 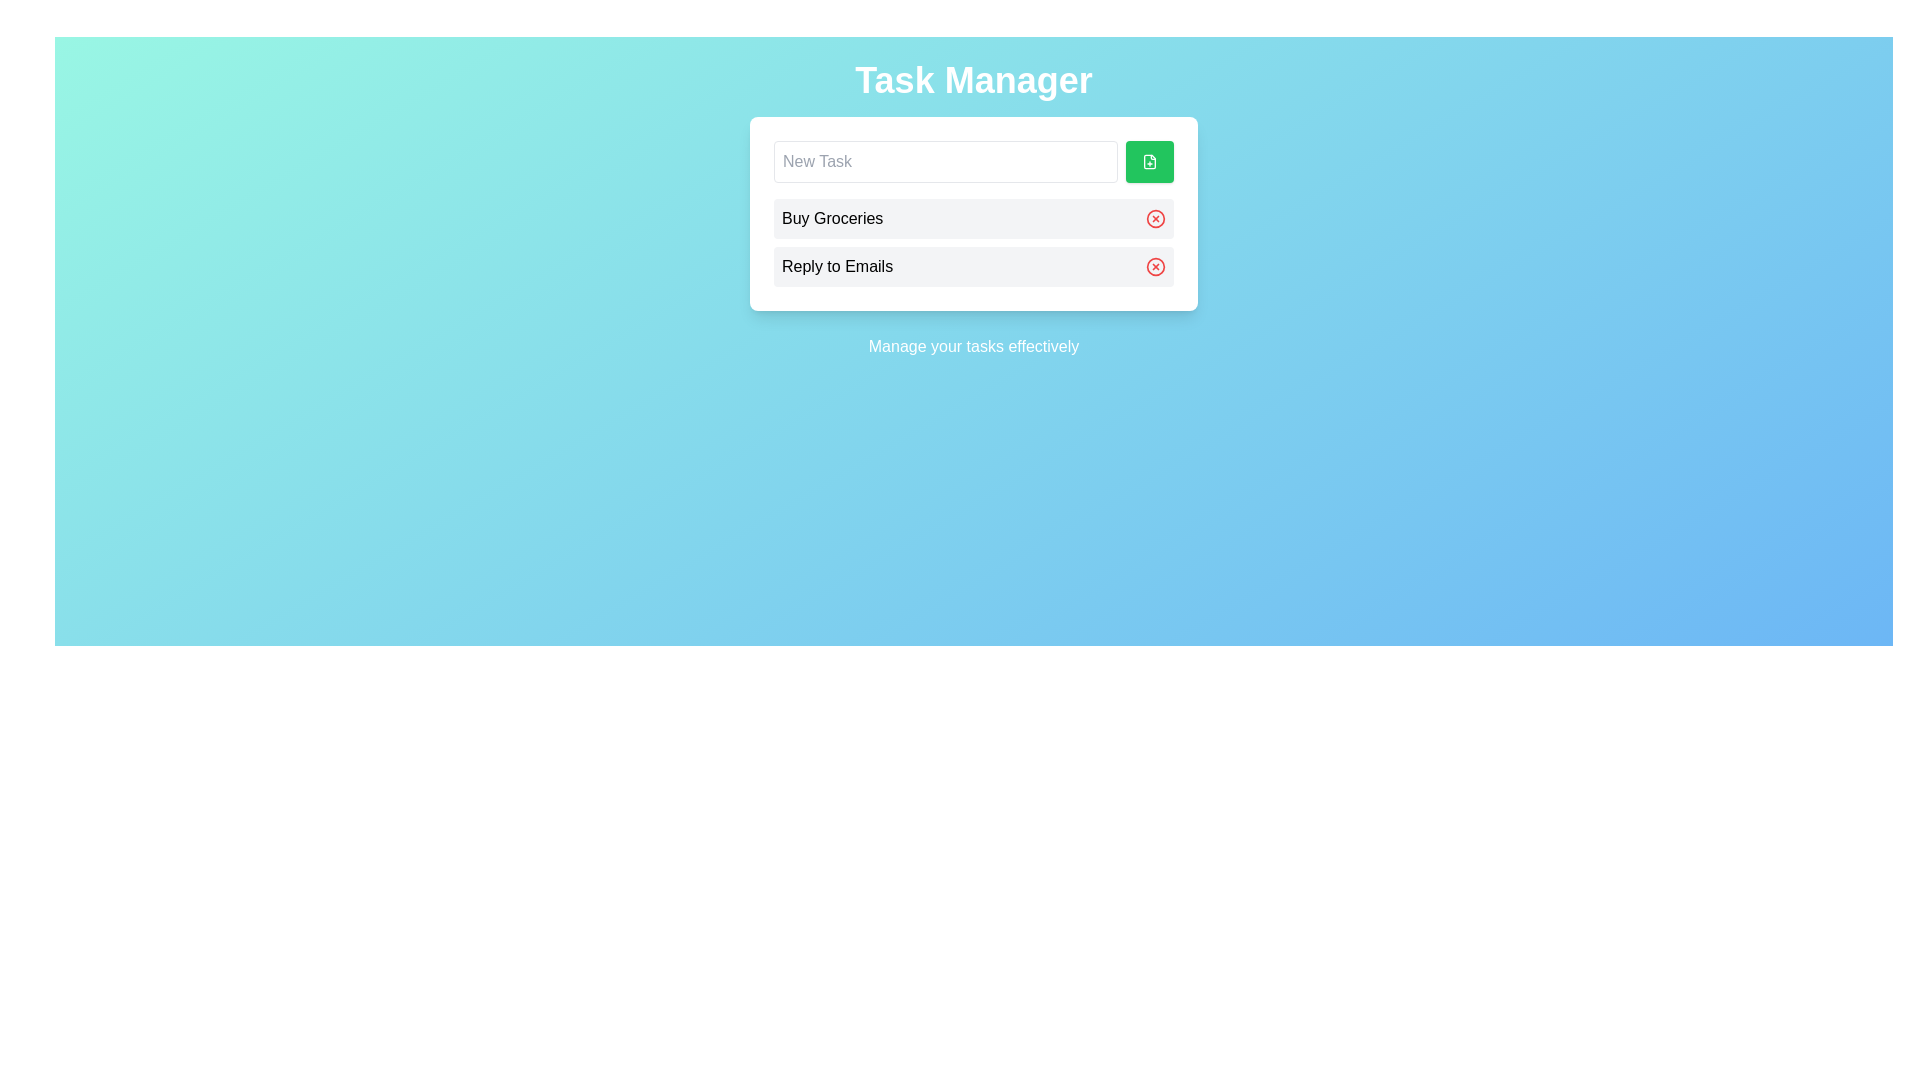 I want to click on the decorative element of the delete icon associated with removing the 'Reply to Emails' task from the second task listed in the 'Task Manager' interface, so click(x=1156, y=265).